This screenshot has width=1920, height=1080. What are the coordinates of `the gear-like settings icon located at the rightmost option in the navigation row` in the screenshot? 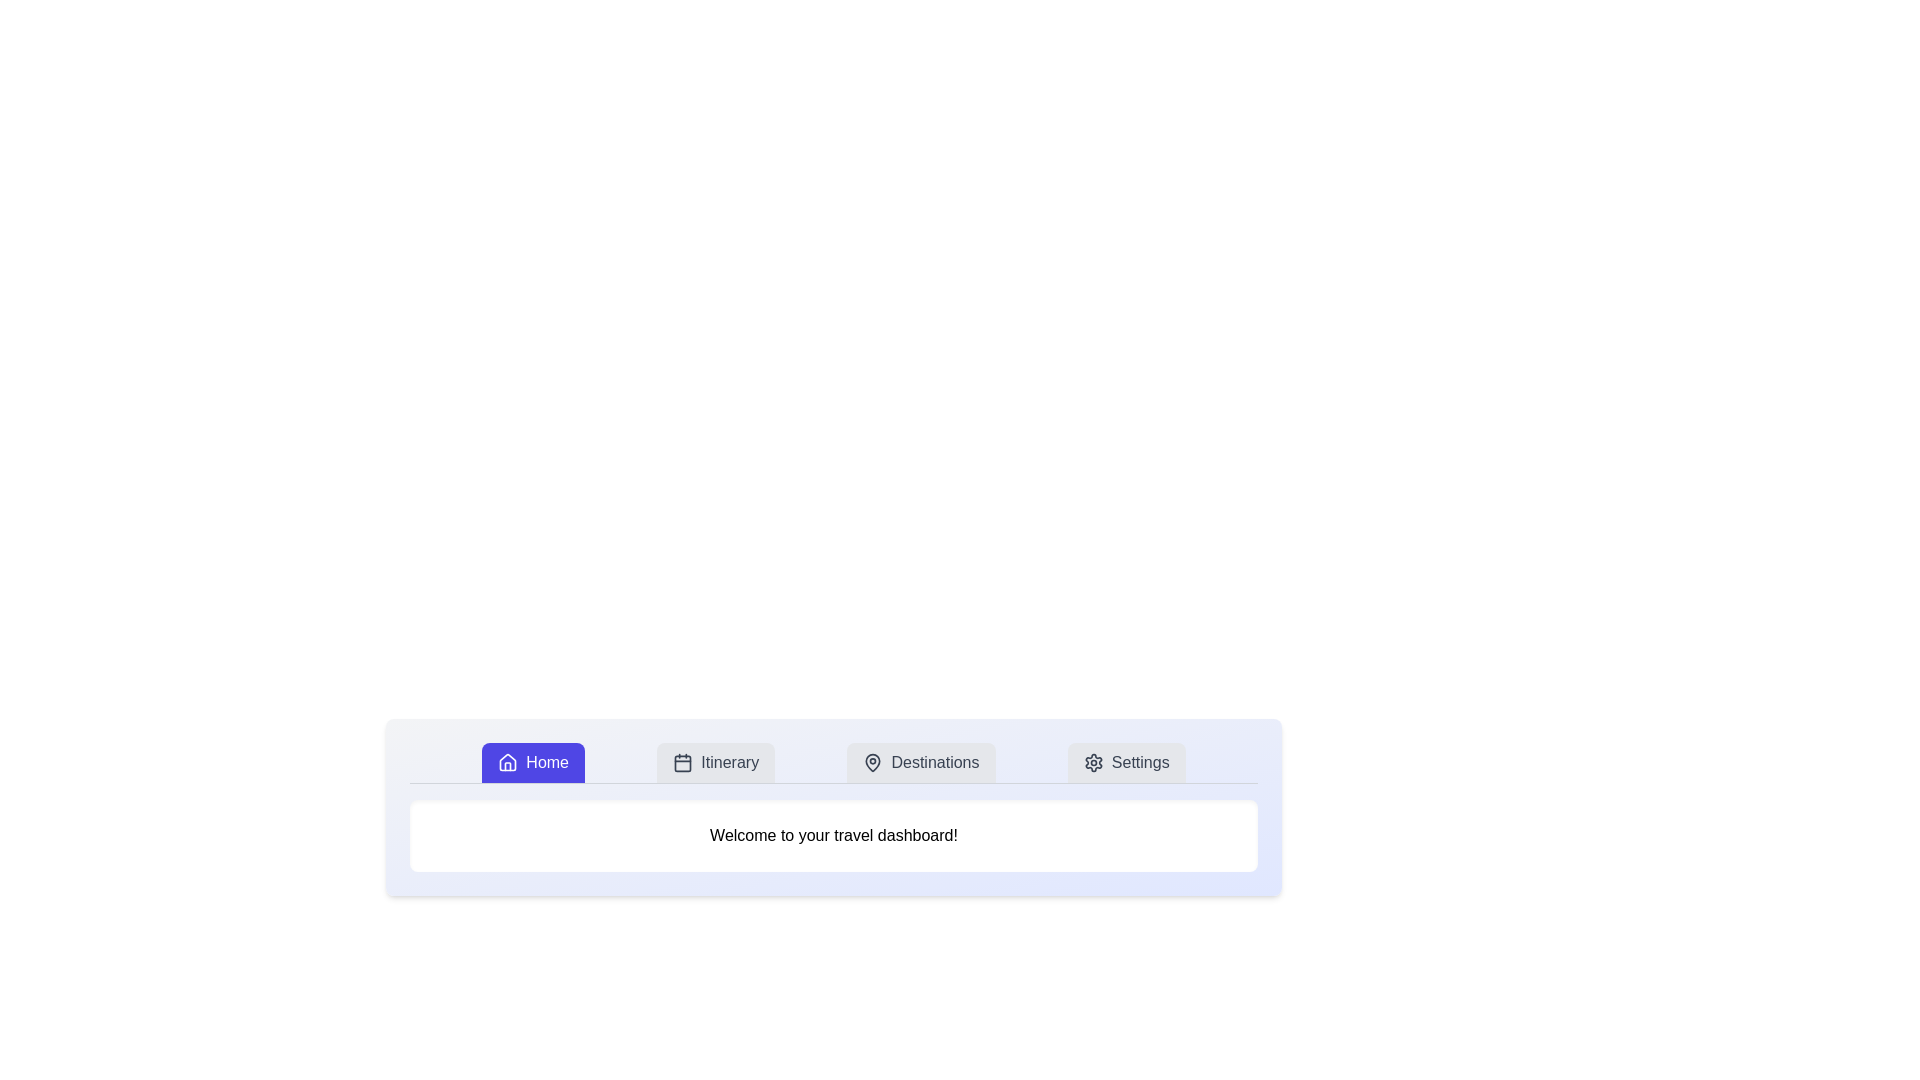 It's located at (1092, 763).